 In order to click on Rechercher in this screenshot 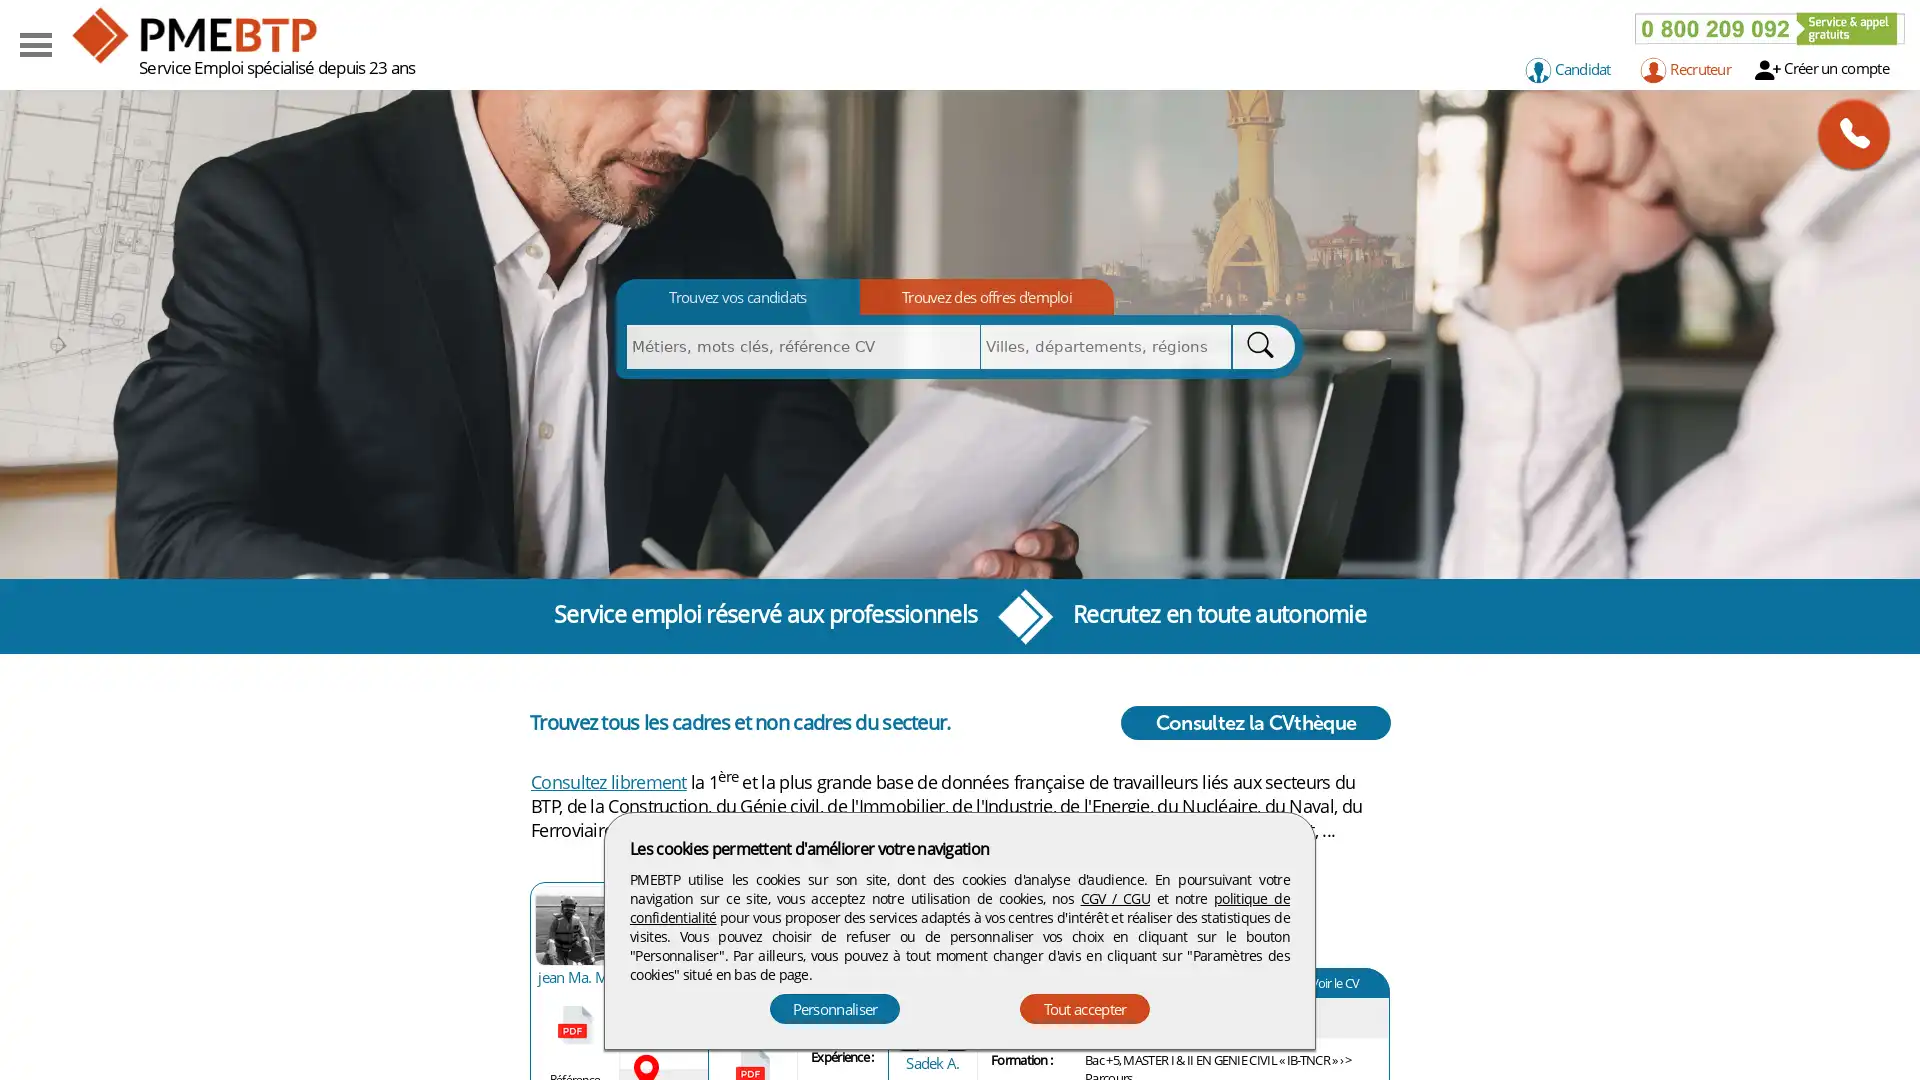, I will do `click(1261, 346)`.